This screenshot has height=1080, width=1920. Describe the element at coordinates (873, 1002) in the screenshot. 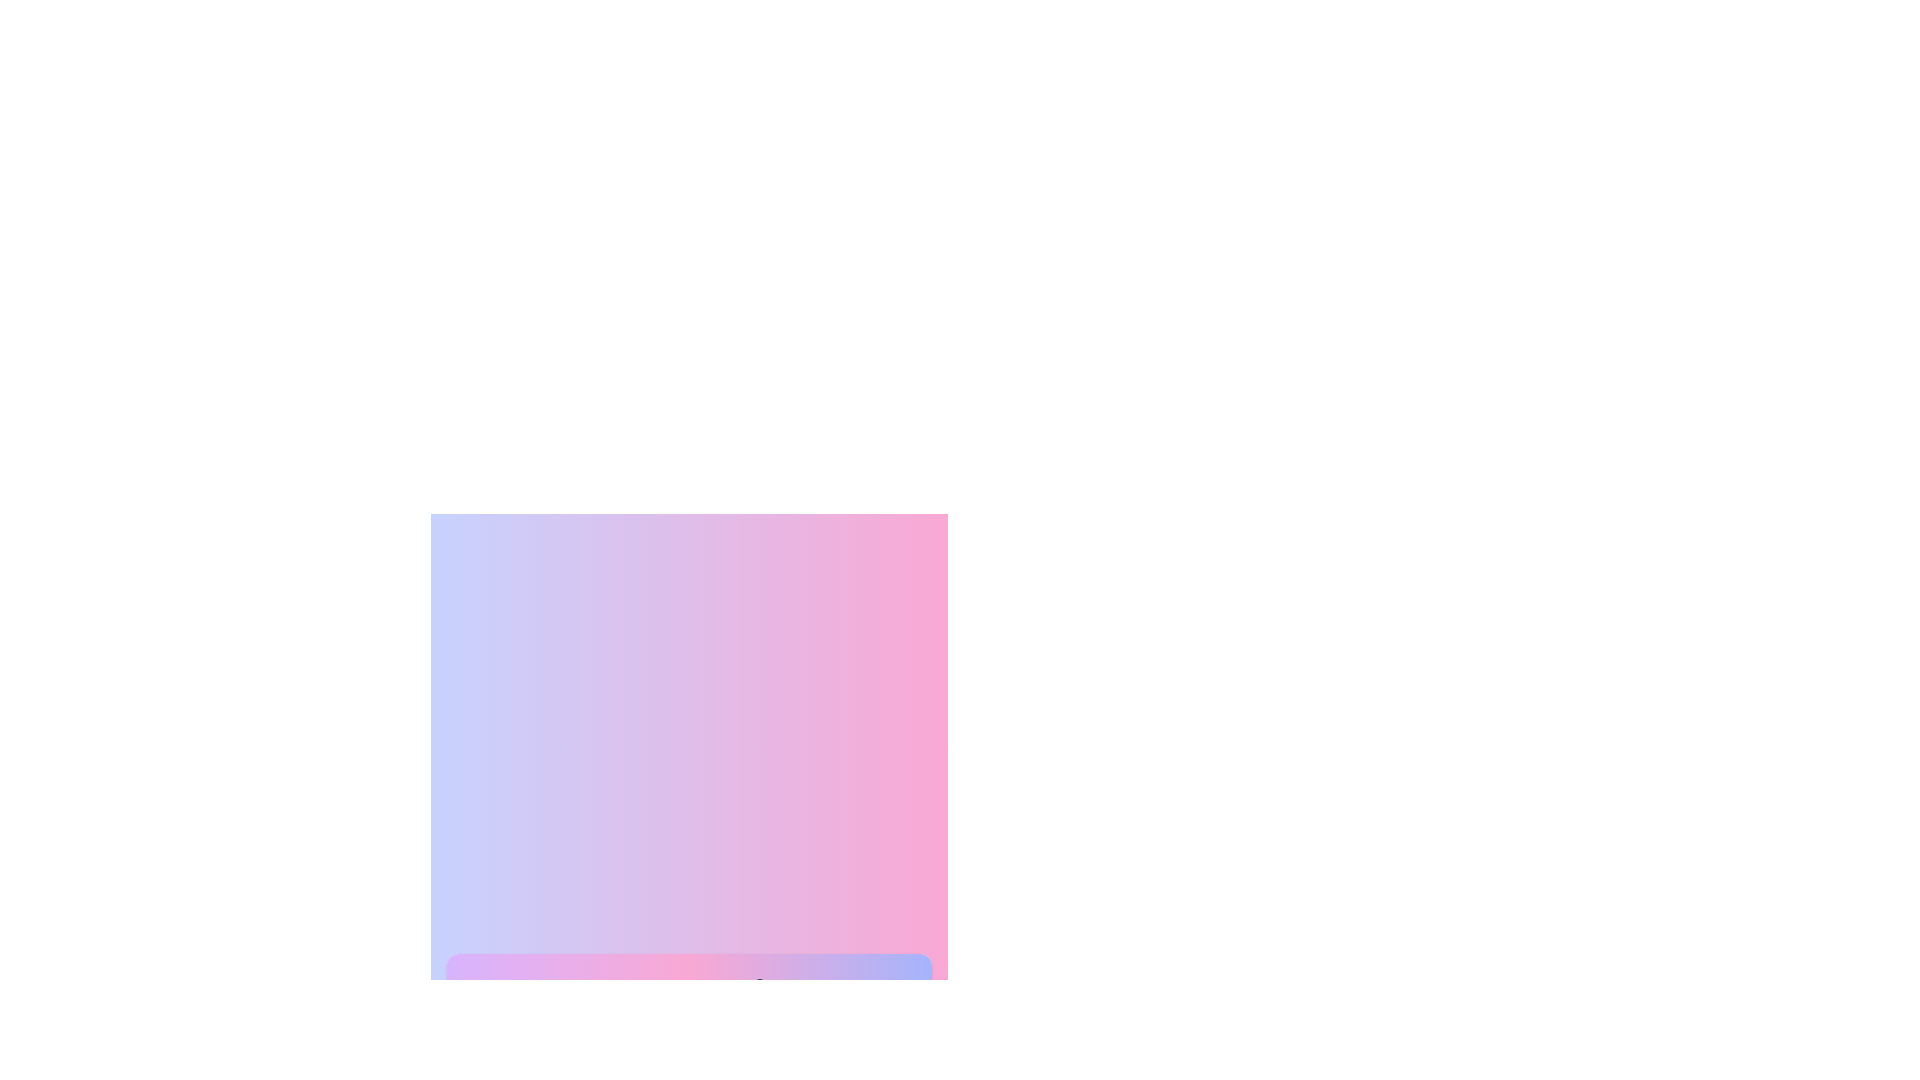

I see `the Music tab to switch to its view` at that location.